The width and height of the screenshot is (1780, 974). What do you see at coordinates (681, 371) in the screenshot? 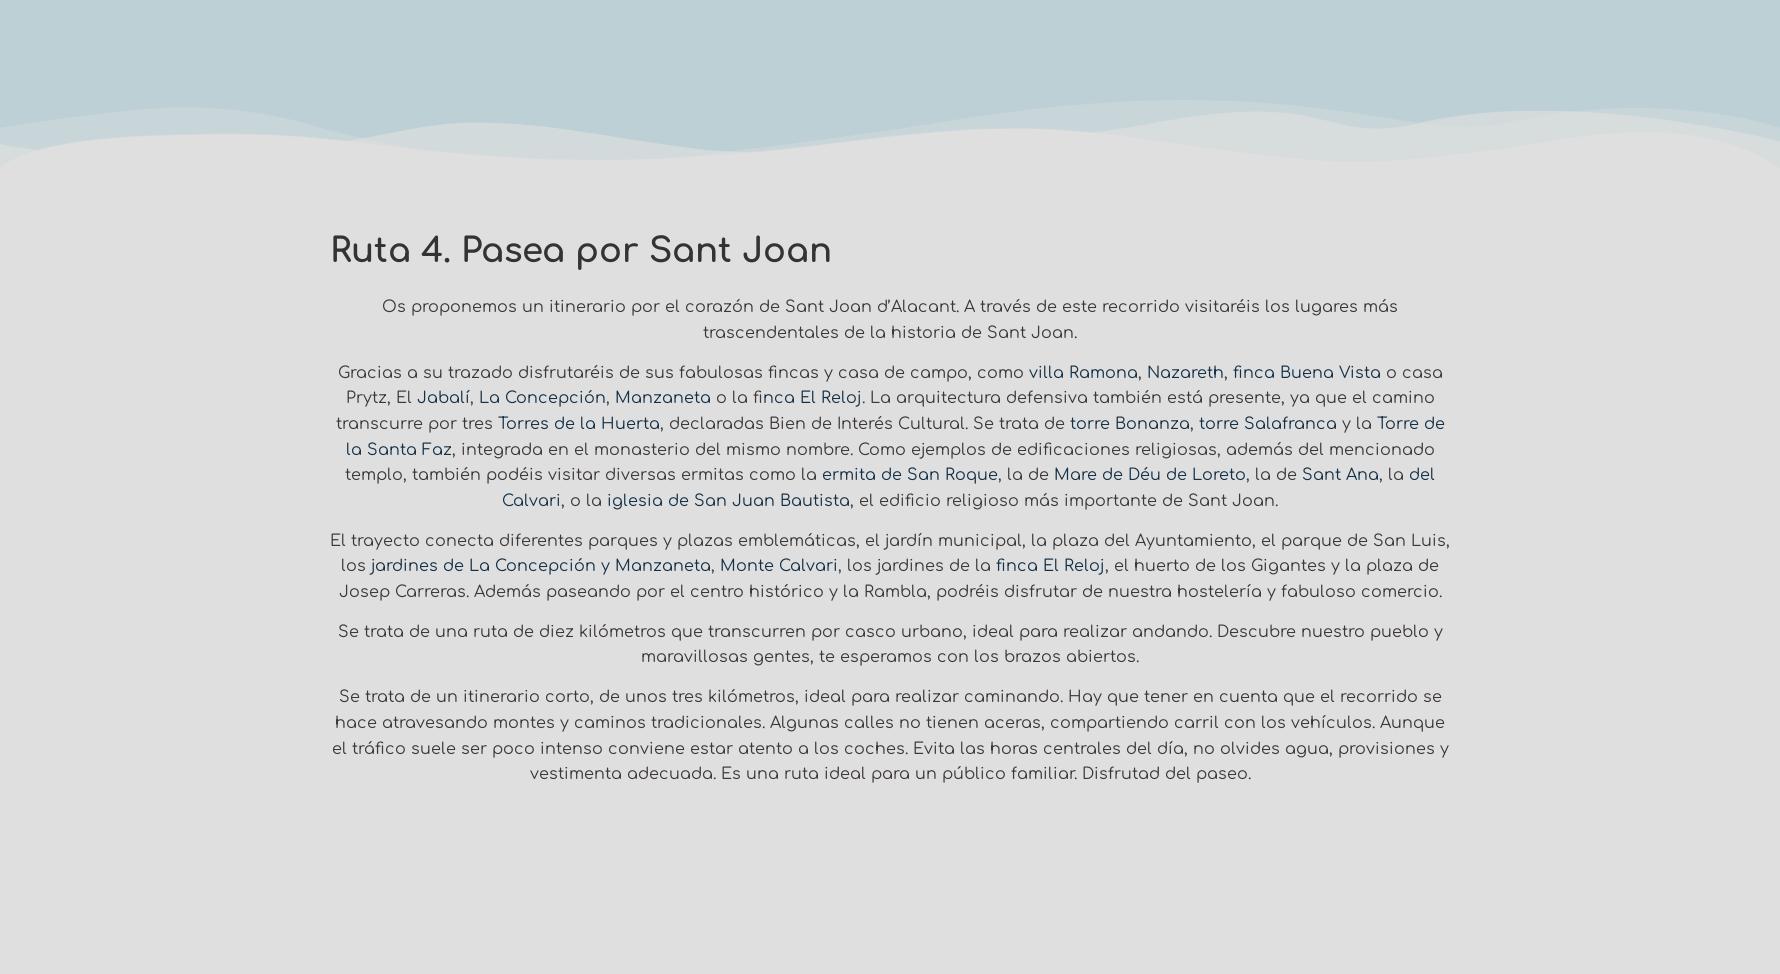
I see `'Gracias a su trazado disfrutaréis de sus fabulosas fincas y casa de campo, como'` at bounding box center [681, 371].